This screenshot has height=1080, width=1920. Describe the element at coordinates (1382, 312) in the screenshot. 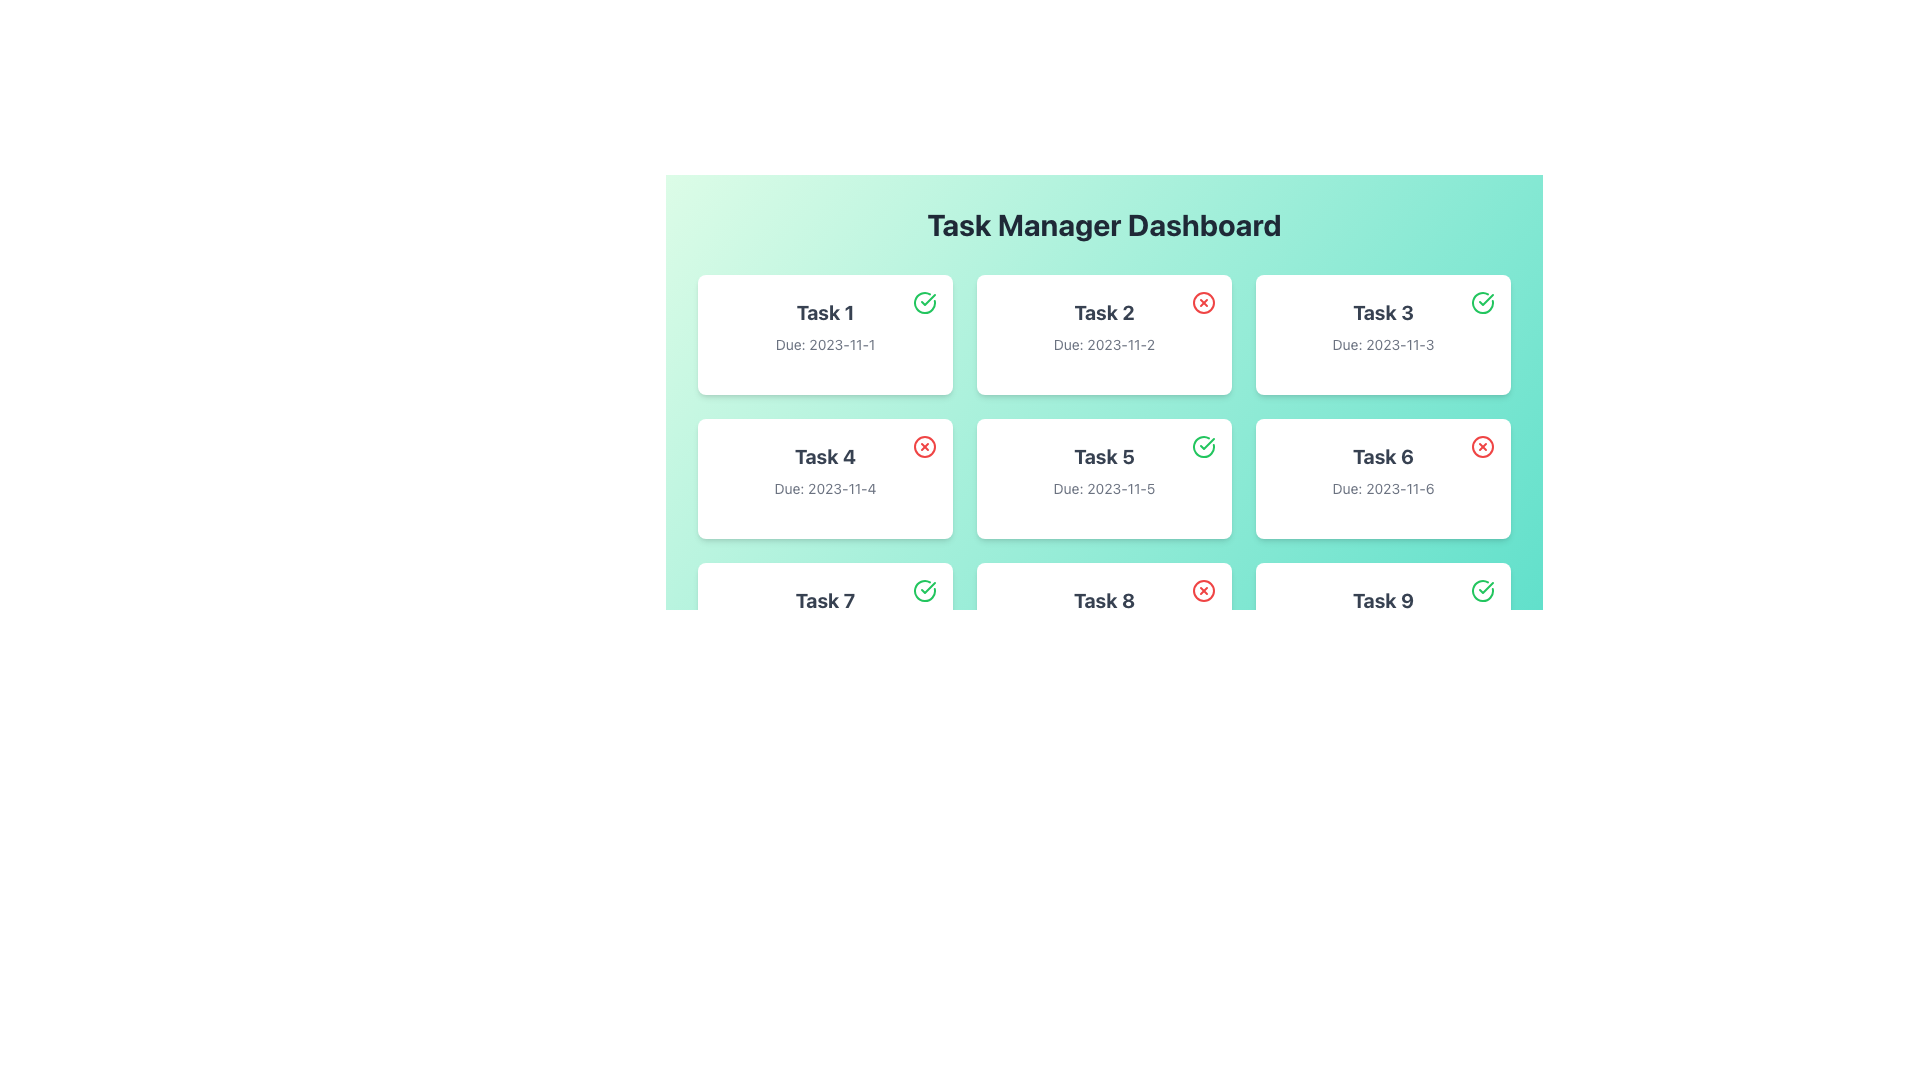

I see `the text label element that serves as the title or identifier for the task card, positioned at the top-center of the card` at that location.